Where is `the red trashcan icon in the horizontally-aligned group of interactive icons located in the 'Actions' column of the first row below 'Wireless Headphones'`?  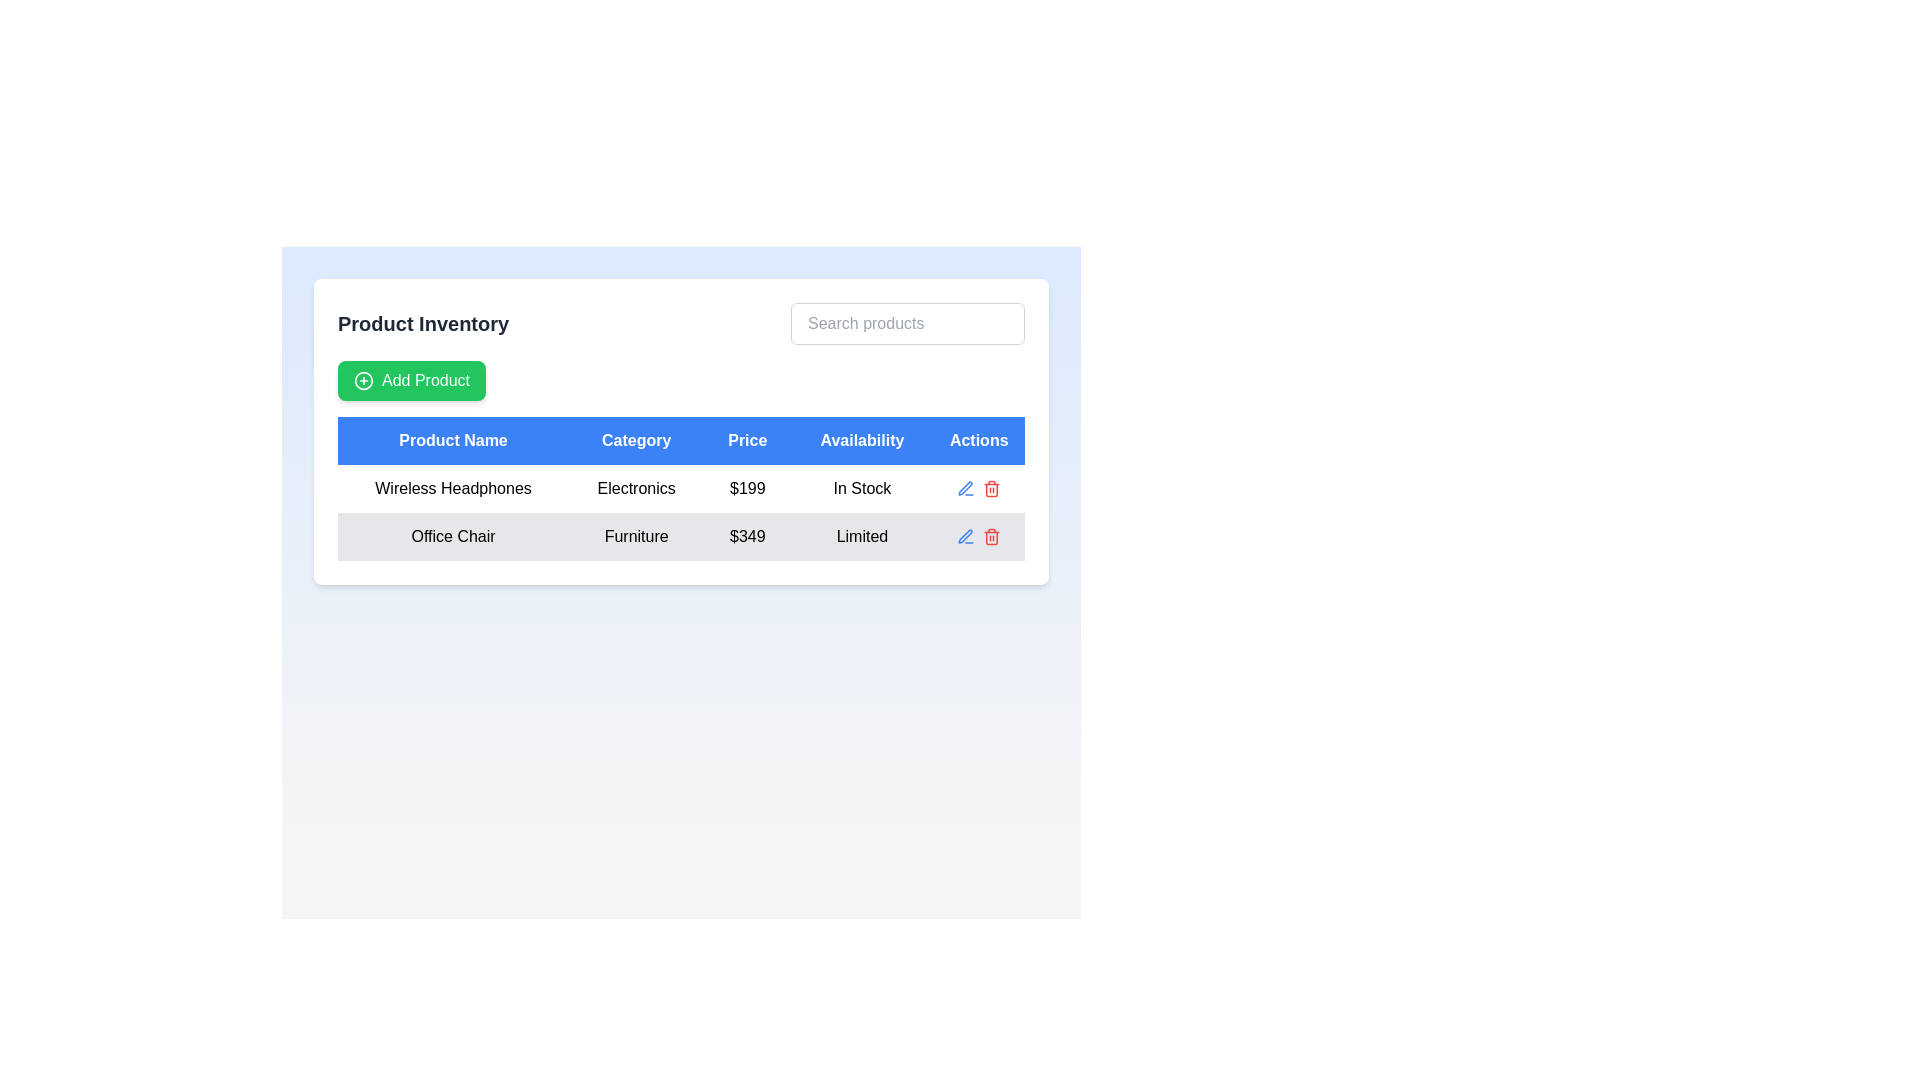 the red trashcan icon in the horizontally-aligned group of interactive icons located in the 'Actions' column of the first row below 'Wireless Headphones' is located at coordinates (979, 489).